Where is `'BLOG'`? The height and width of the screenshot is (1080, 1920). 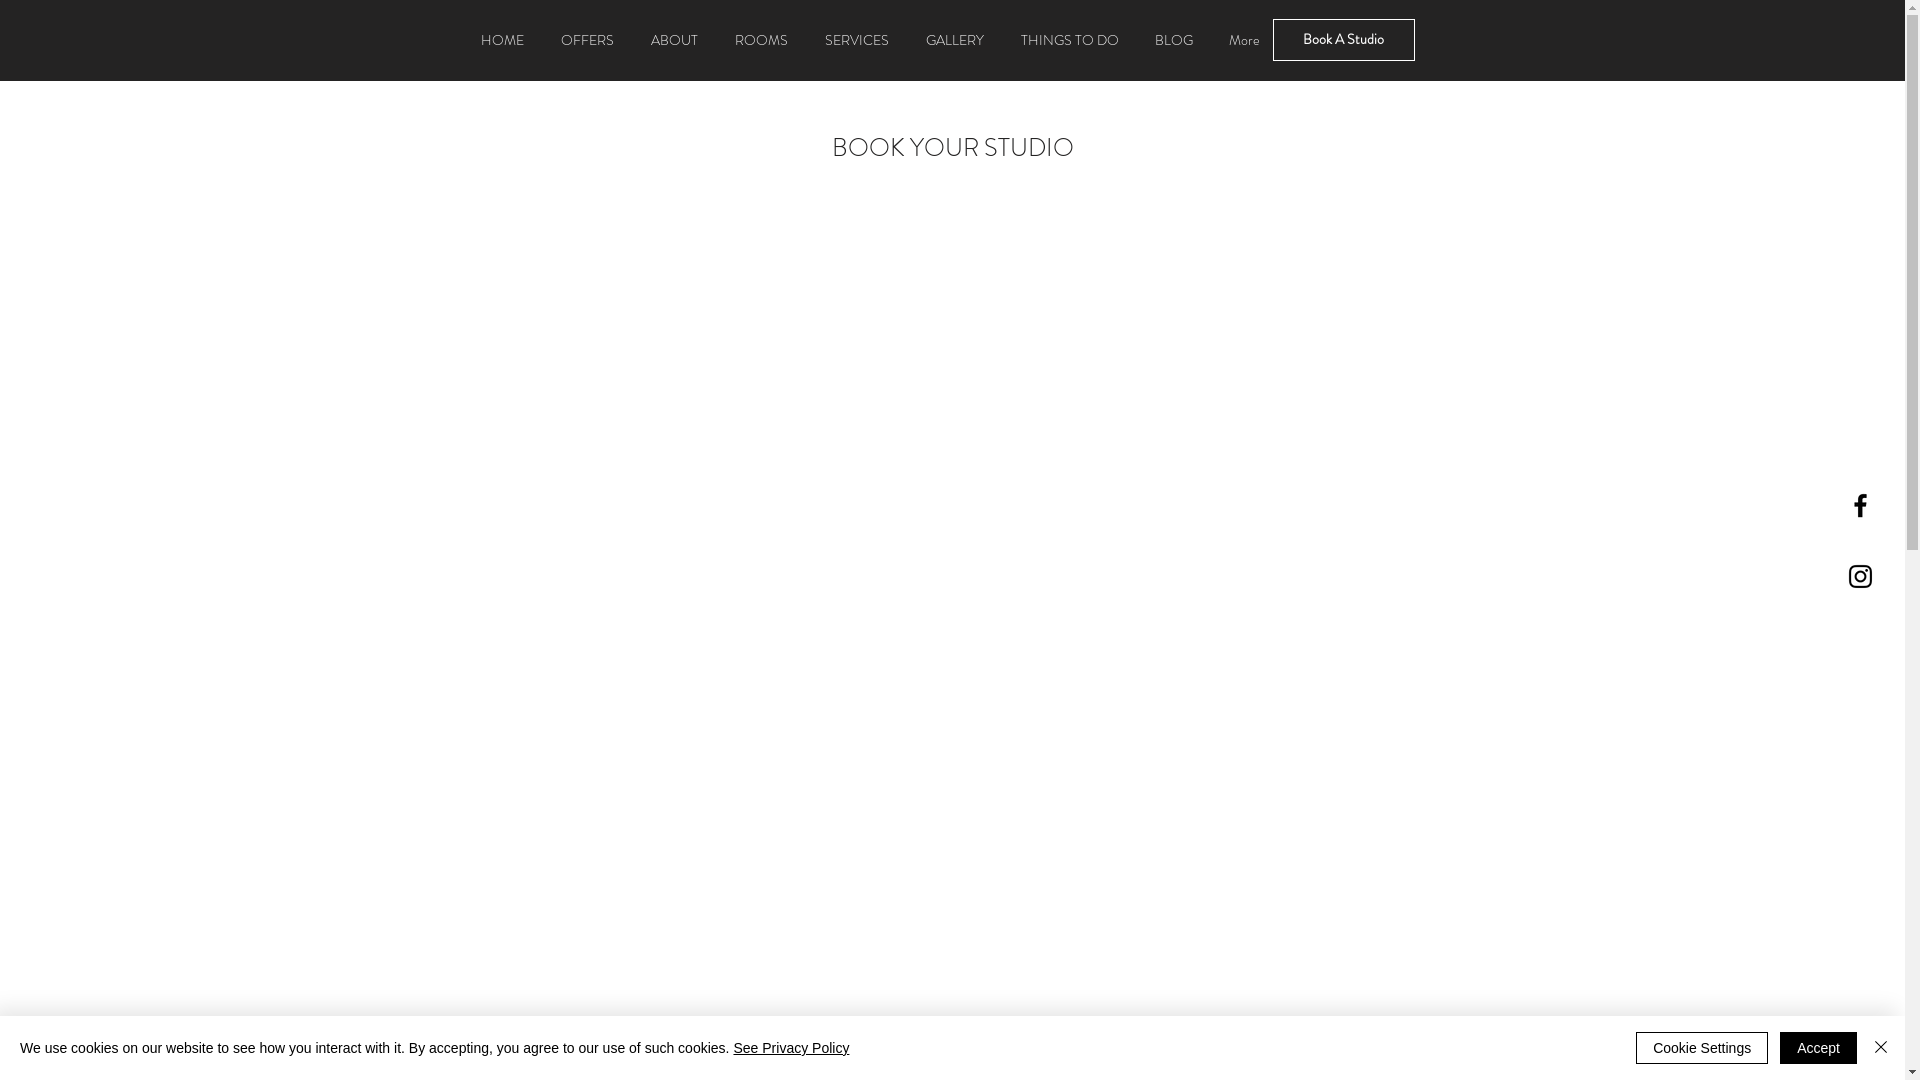
'BLOG' is located at coordinates (1172, 39).